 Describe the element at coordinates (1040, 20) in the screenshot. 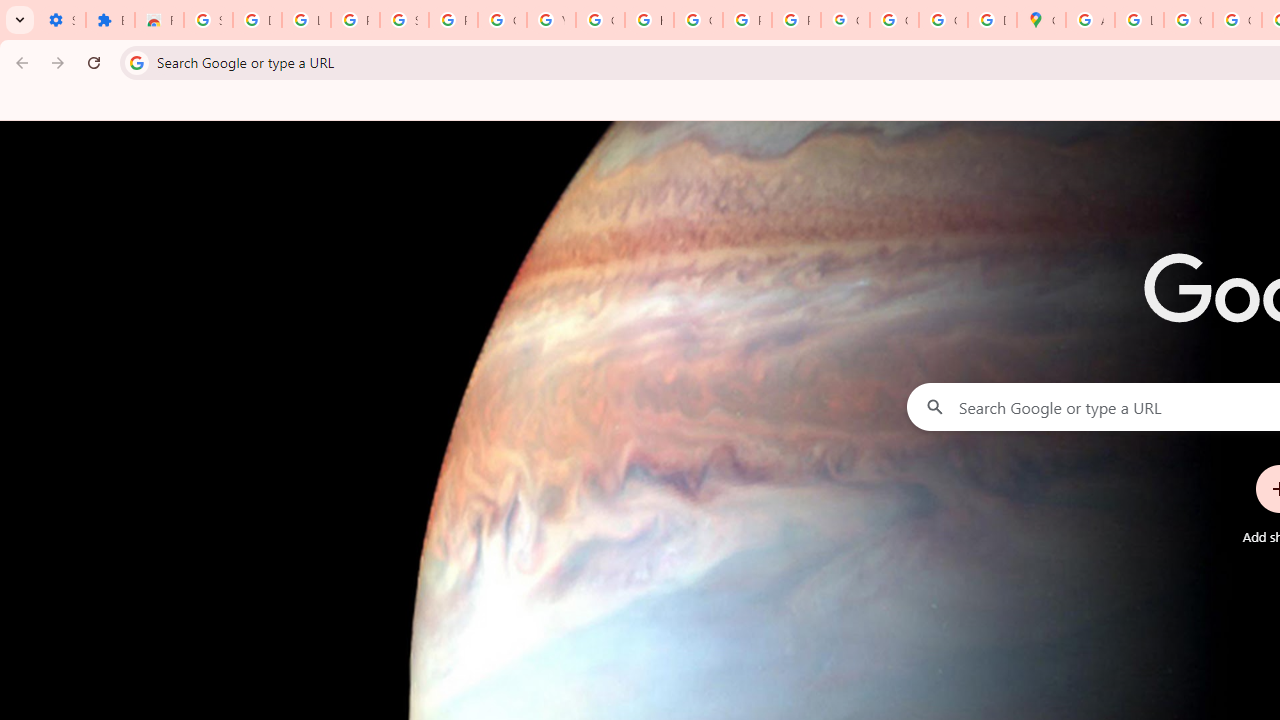

I see `'Google Maps'` at that location.